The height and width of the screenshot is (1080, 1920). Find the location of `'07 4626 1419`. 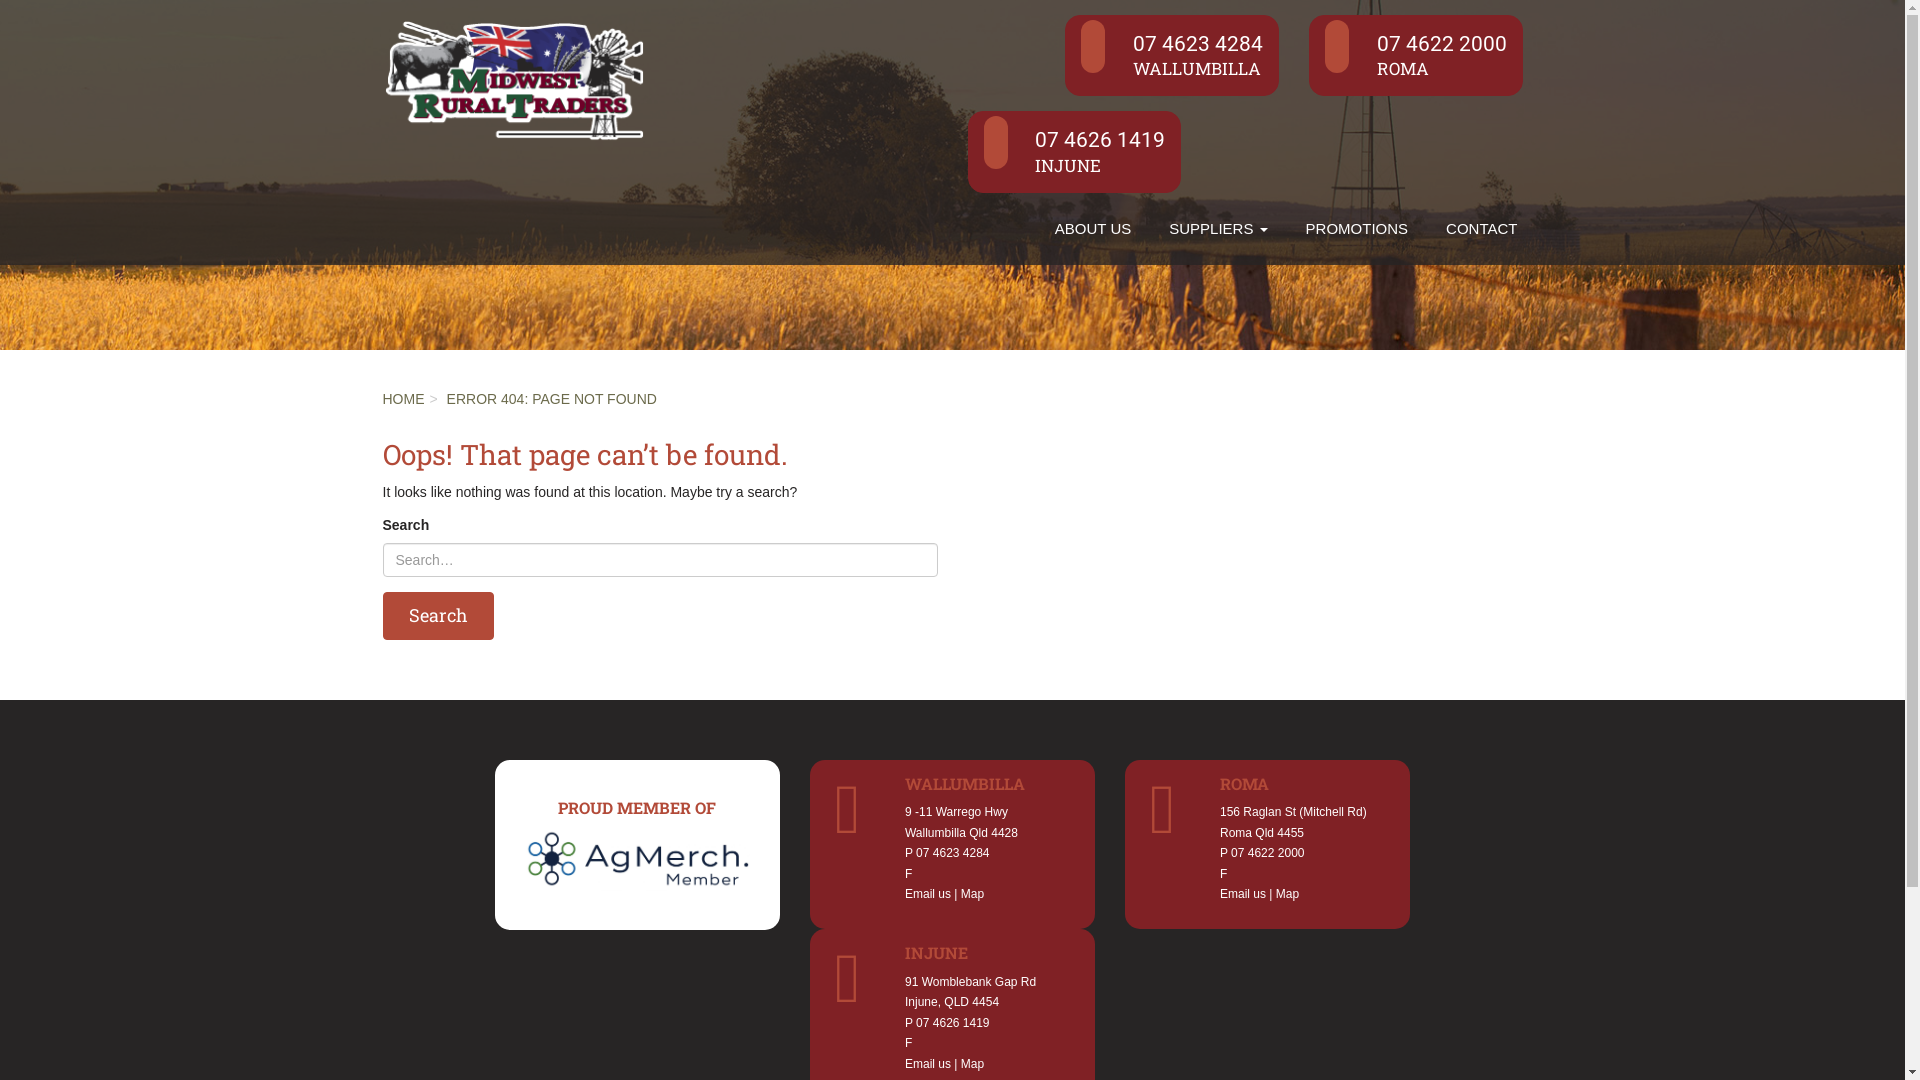

'07 4626 1419 is located at coordinates (1074, 150).